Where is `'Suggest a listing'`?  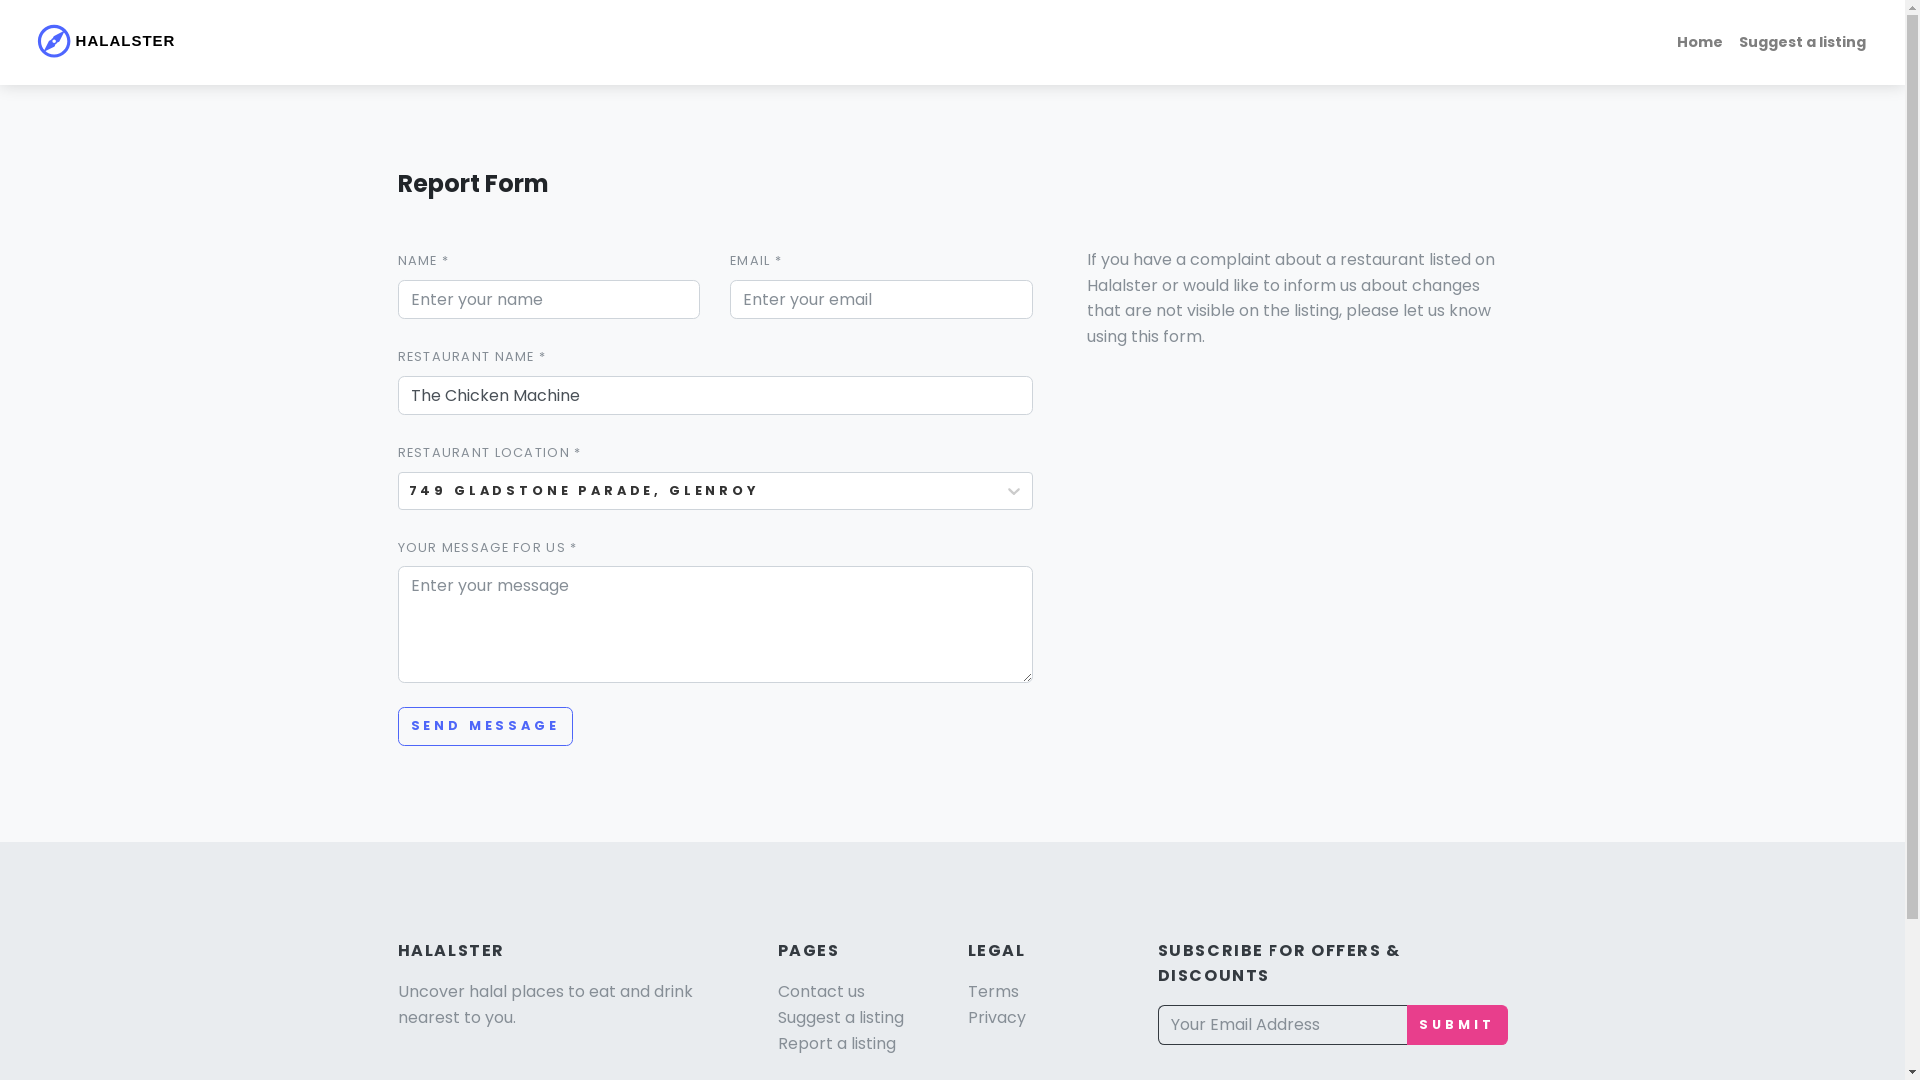 'Suggest a listing' is located at coordinates (840, 1017).